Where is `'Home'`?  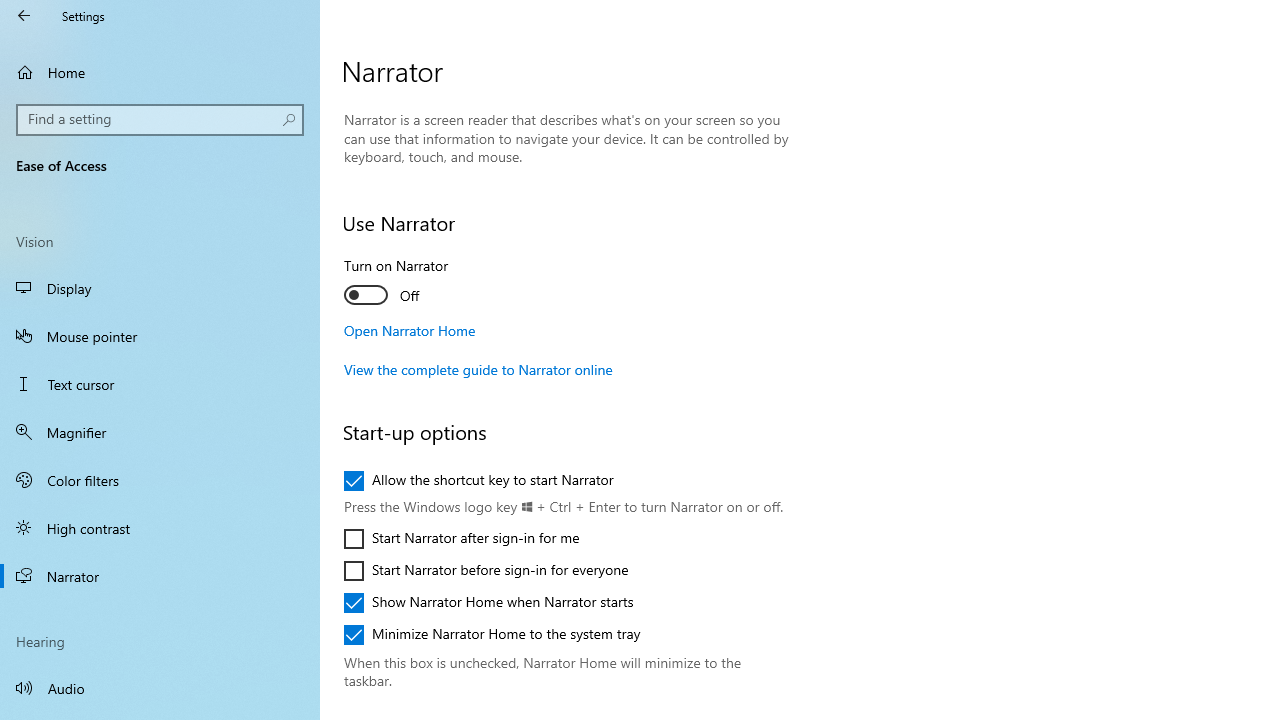
'Home' is located at coordinates (160, 71).